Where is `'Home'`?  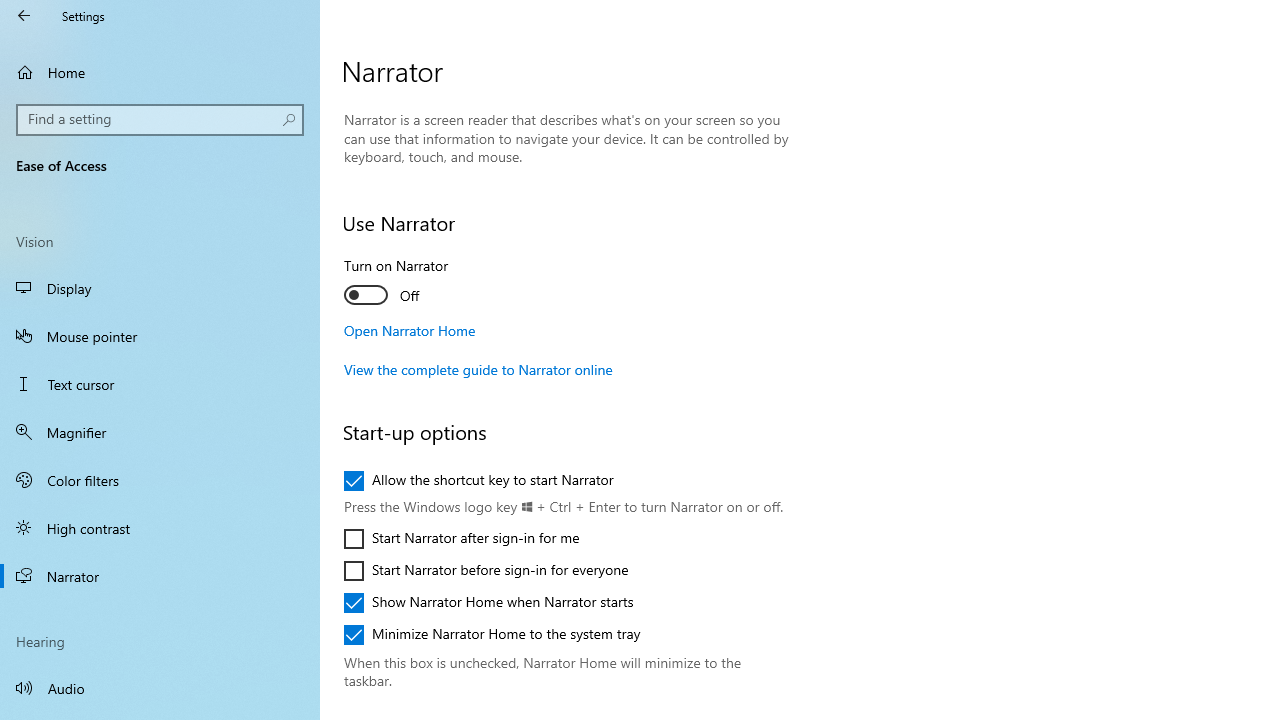
'Home' is located at coordinates (160, 71).